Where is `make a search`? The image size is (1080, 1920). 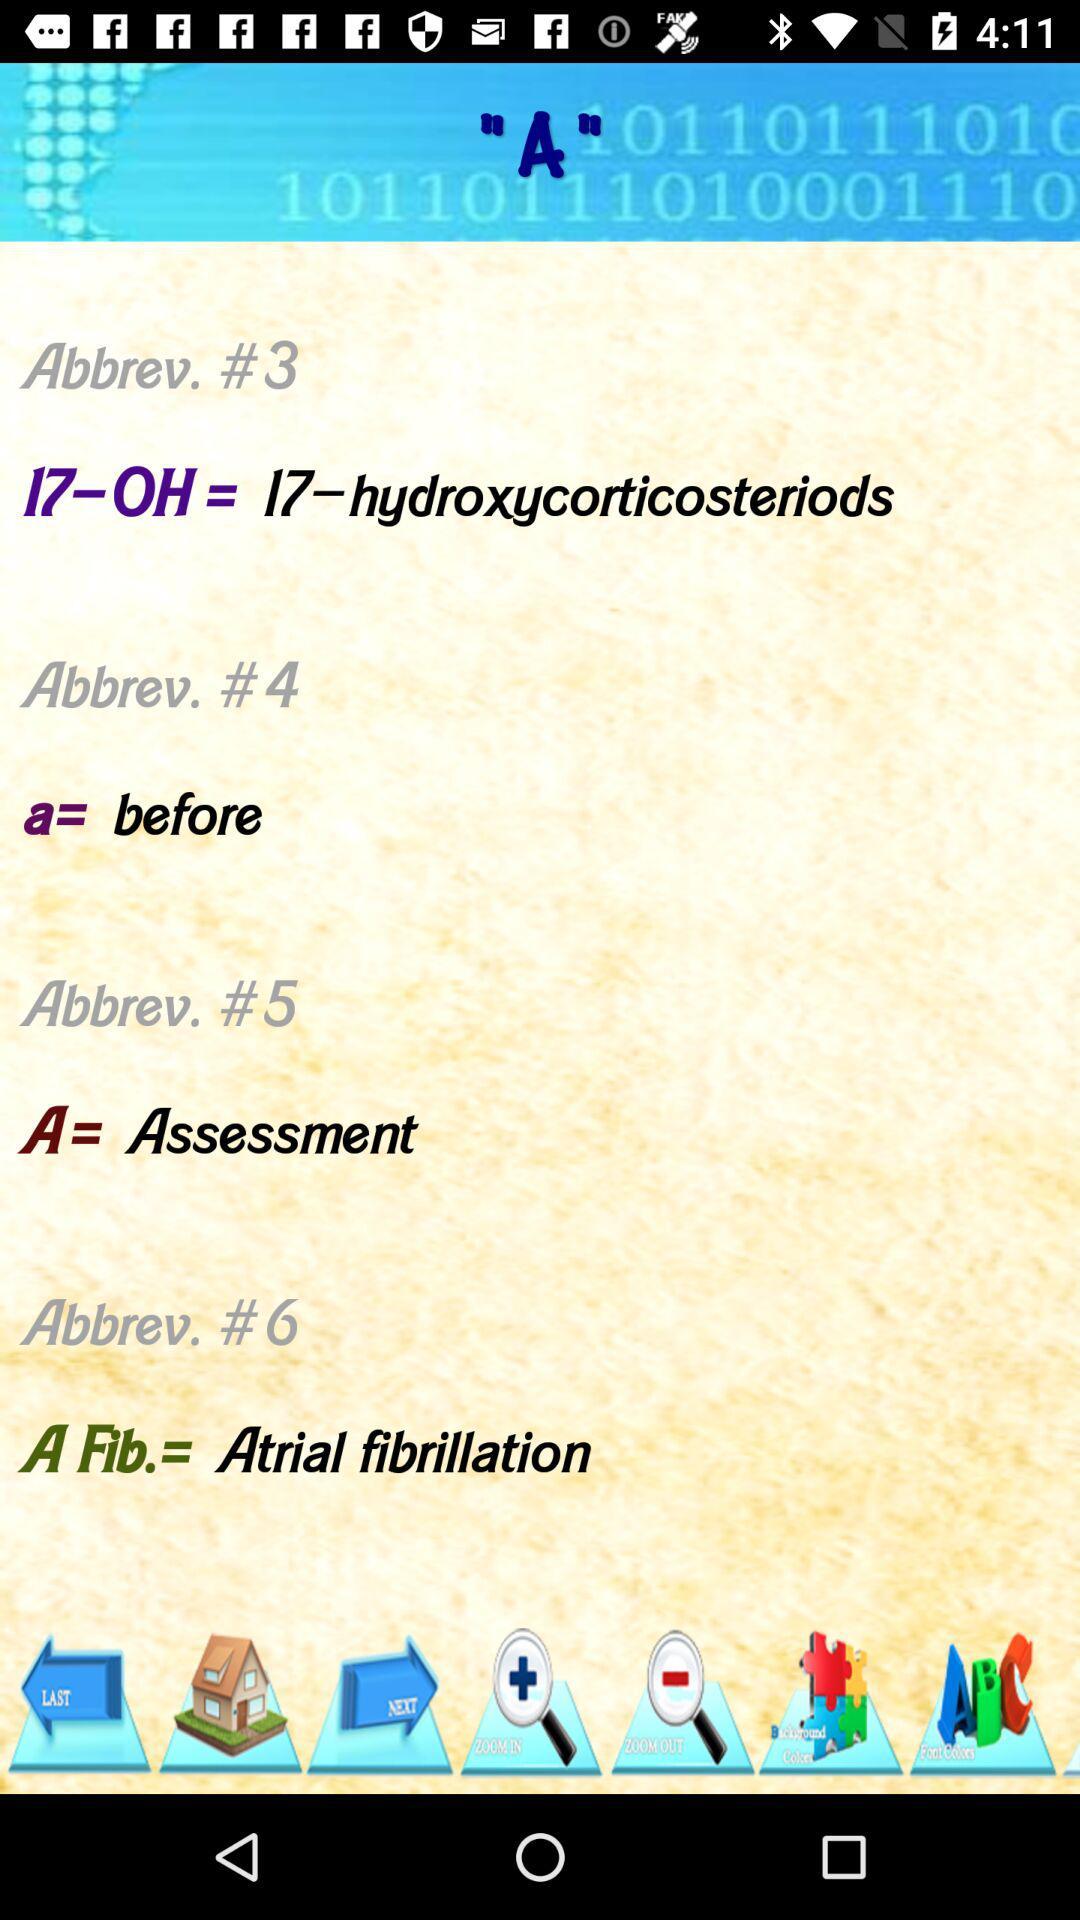
make a search is located at coordinates (529, 1702).